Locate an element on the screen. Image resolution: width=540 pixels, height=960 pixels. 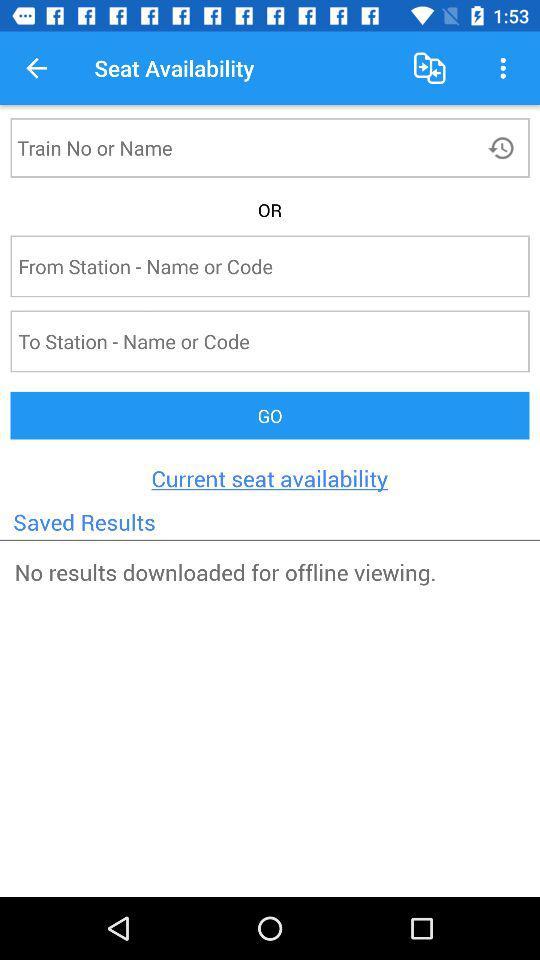
go is located at coordinates (270, 414).